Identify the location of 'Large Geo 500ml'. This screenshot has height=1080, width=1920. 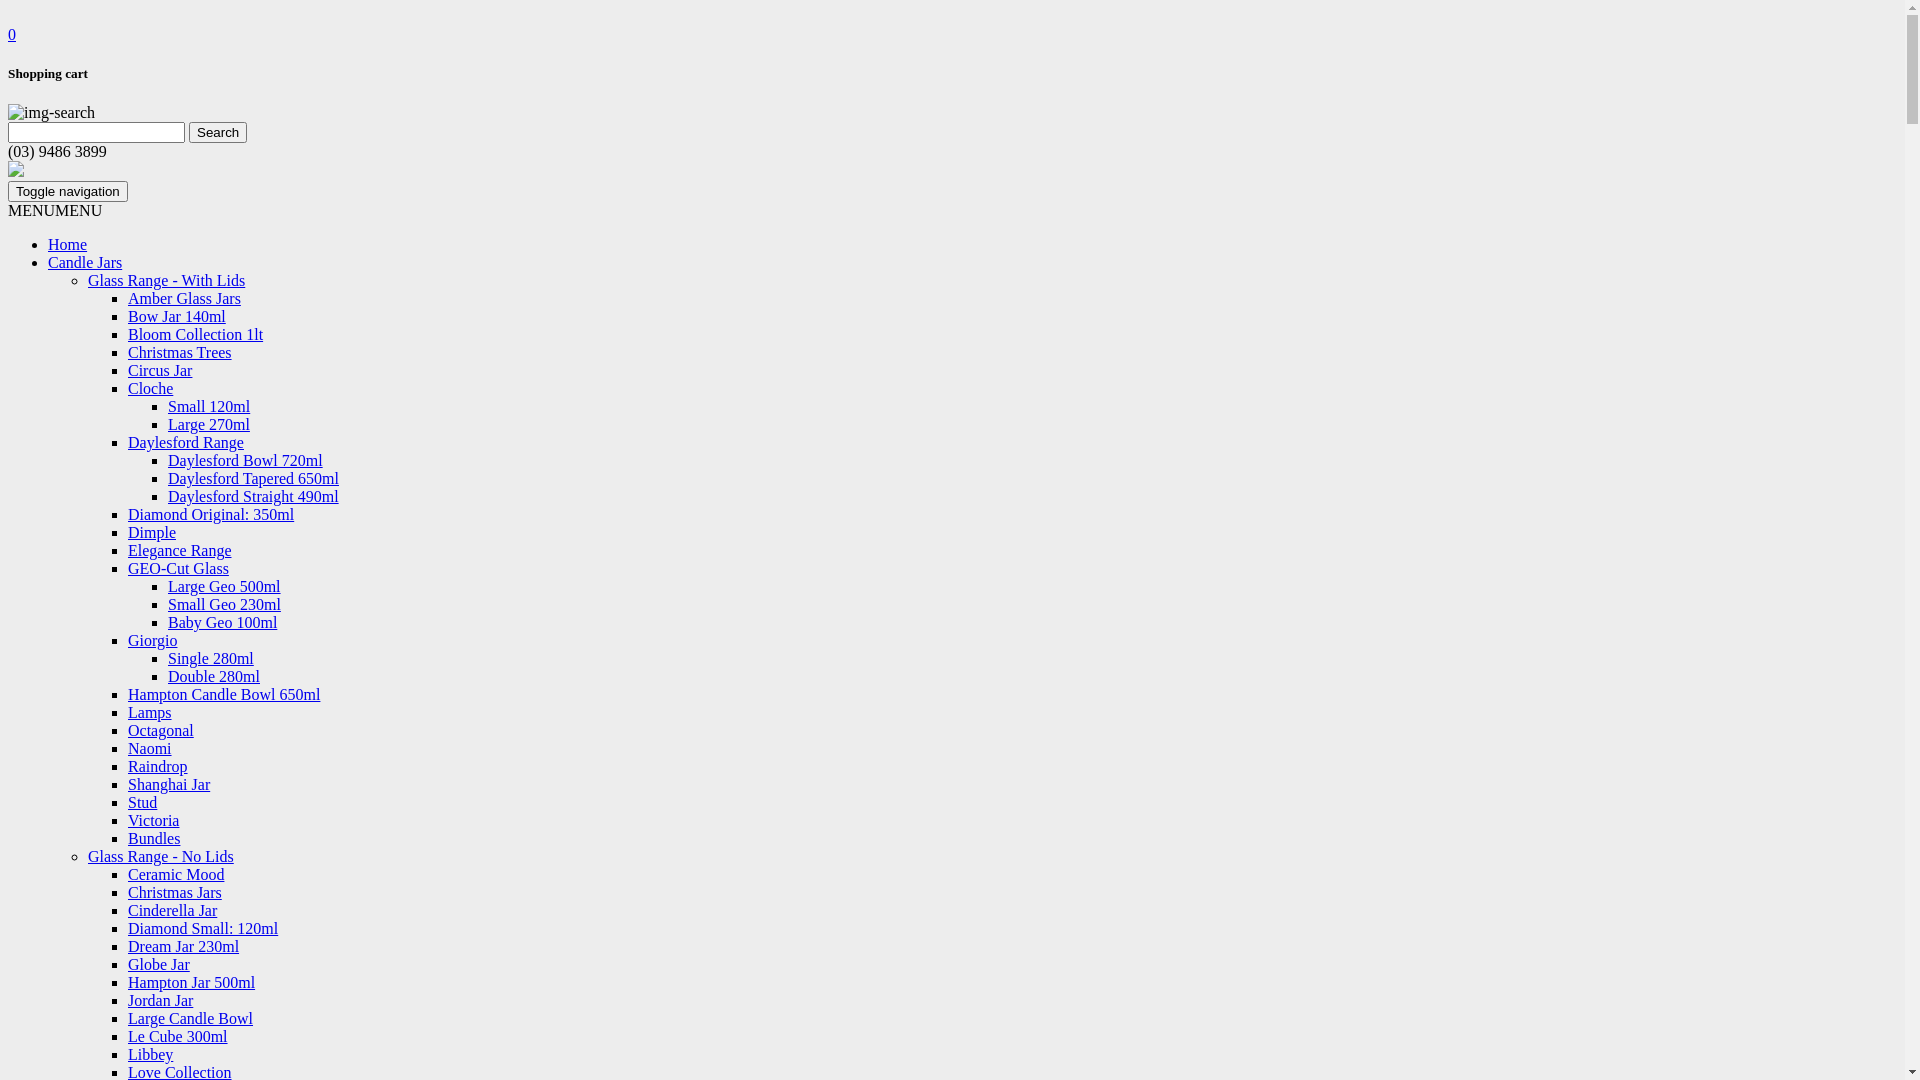
(224, 585).